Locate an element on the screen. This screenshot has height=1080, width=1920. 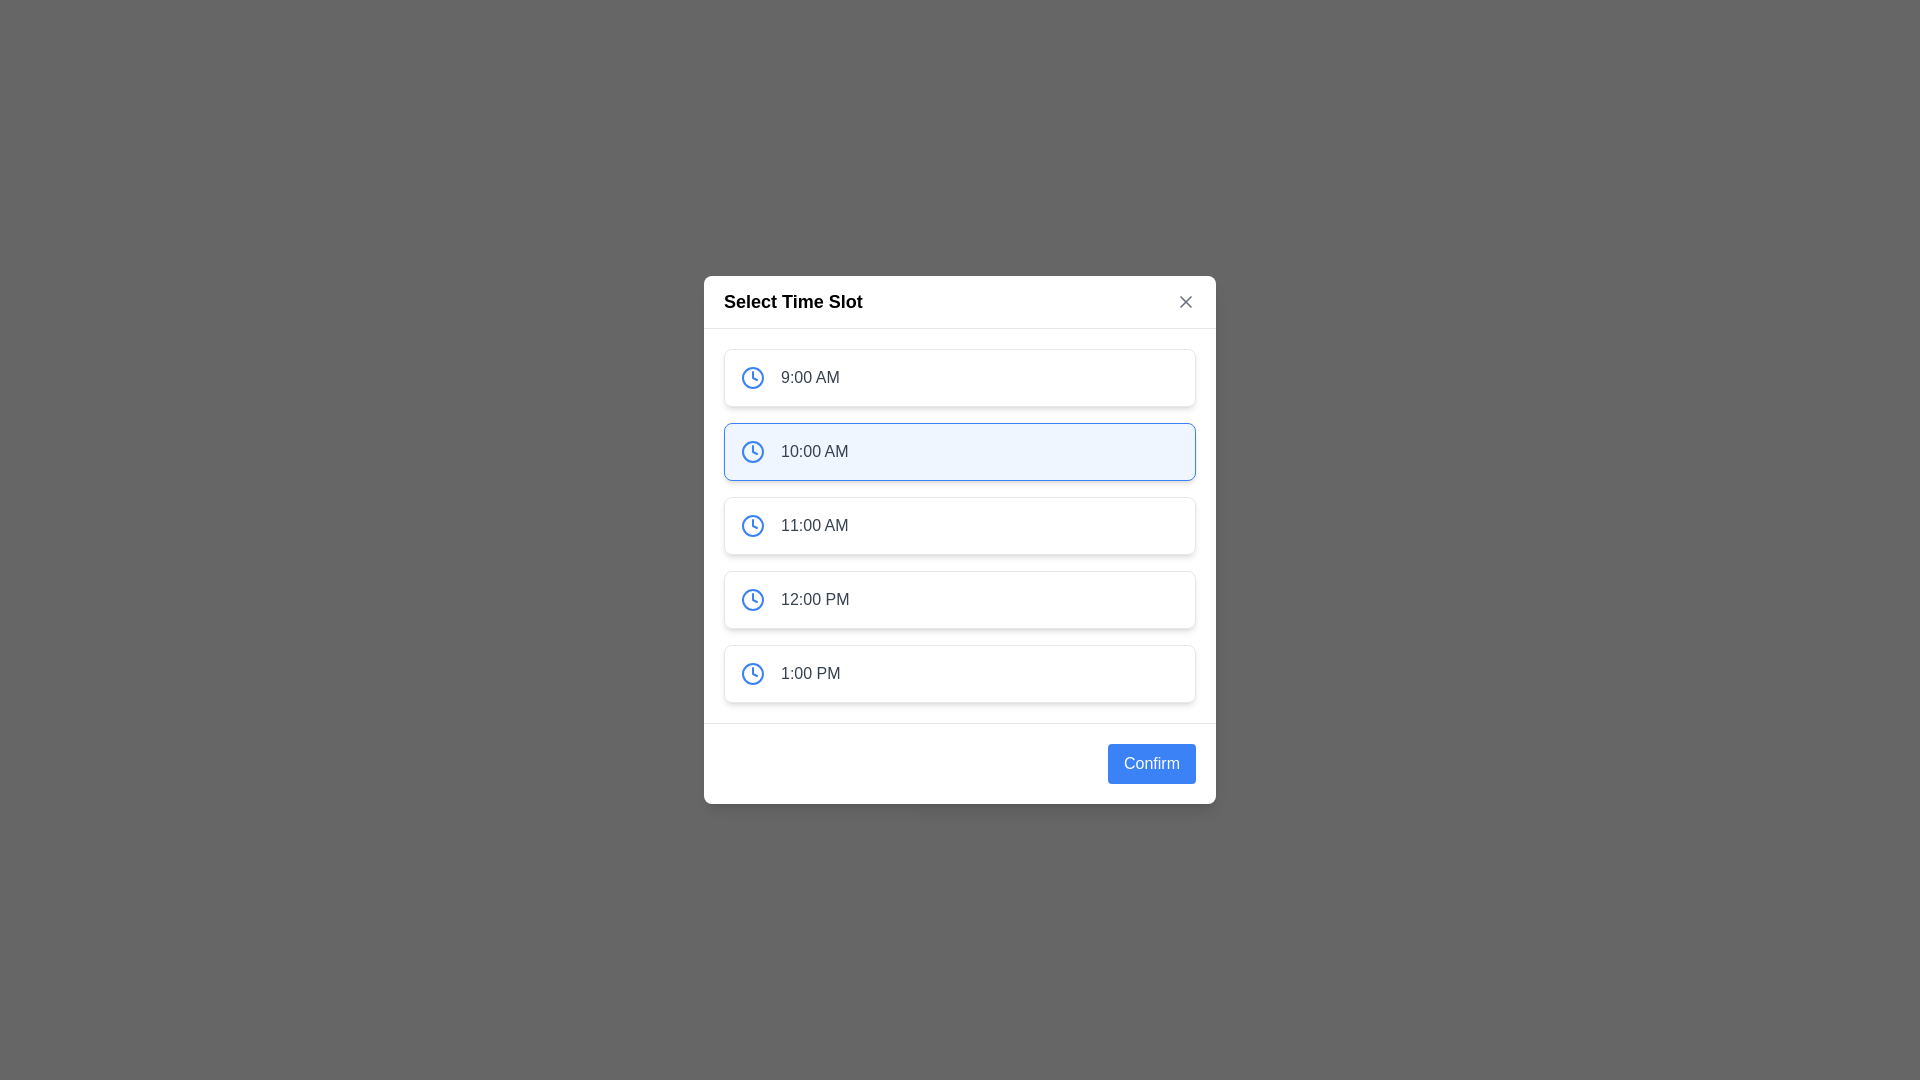
the time slot labeled 12:00 PM to select it is located at coordinates (960, 599).